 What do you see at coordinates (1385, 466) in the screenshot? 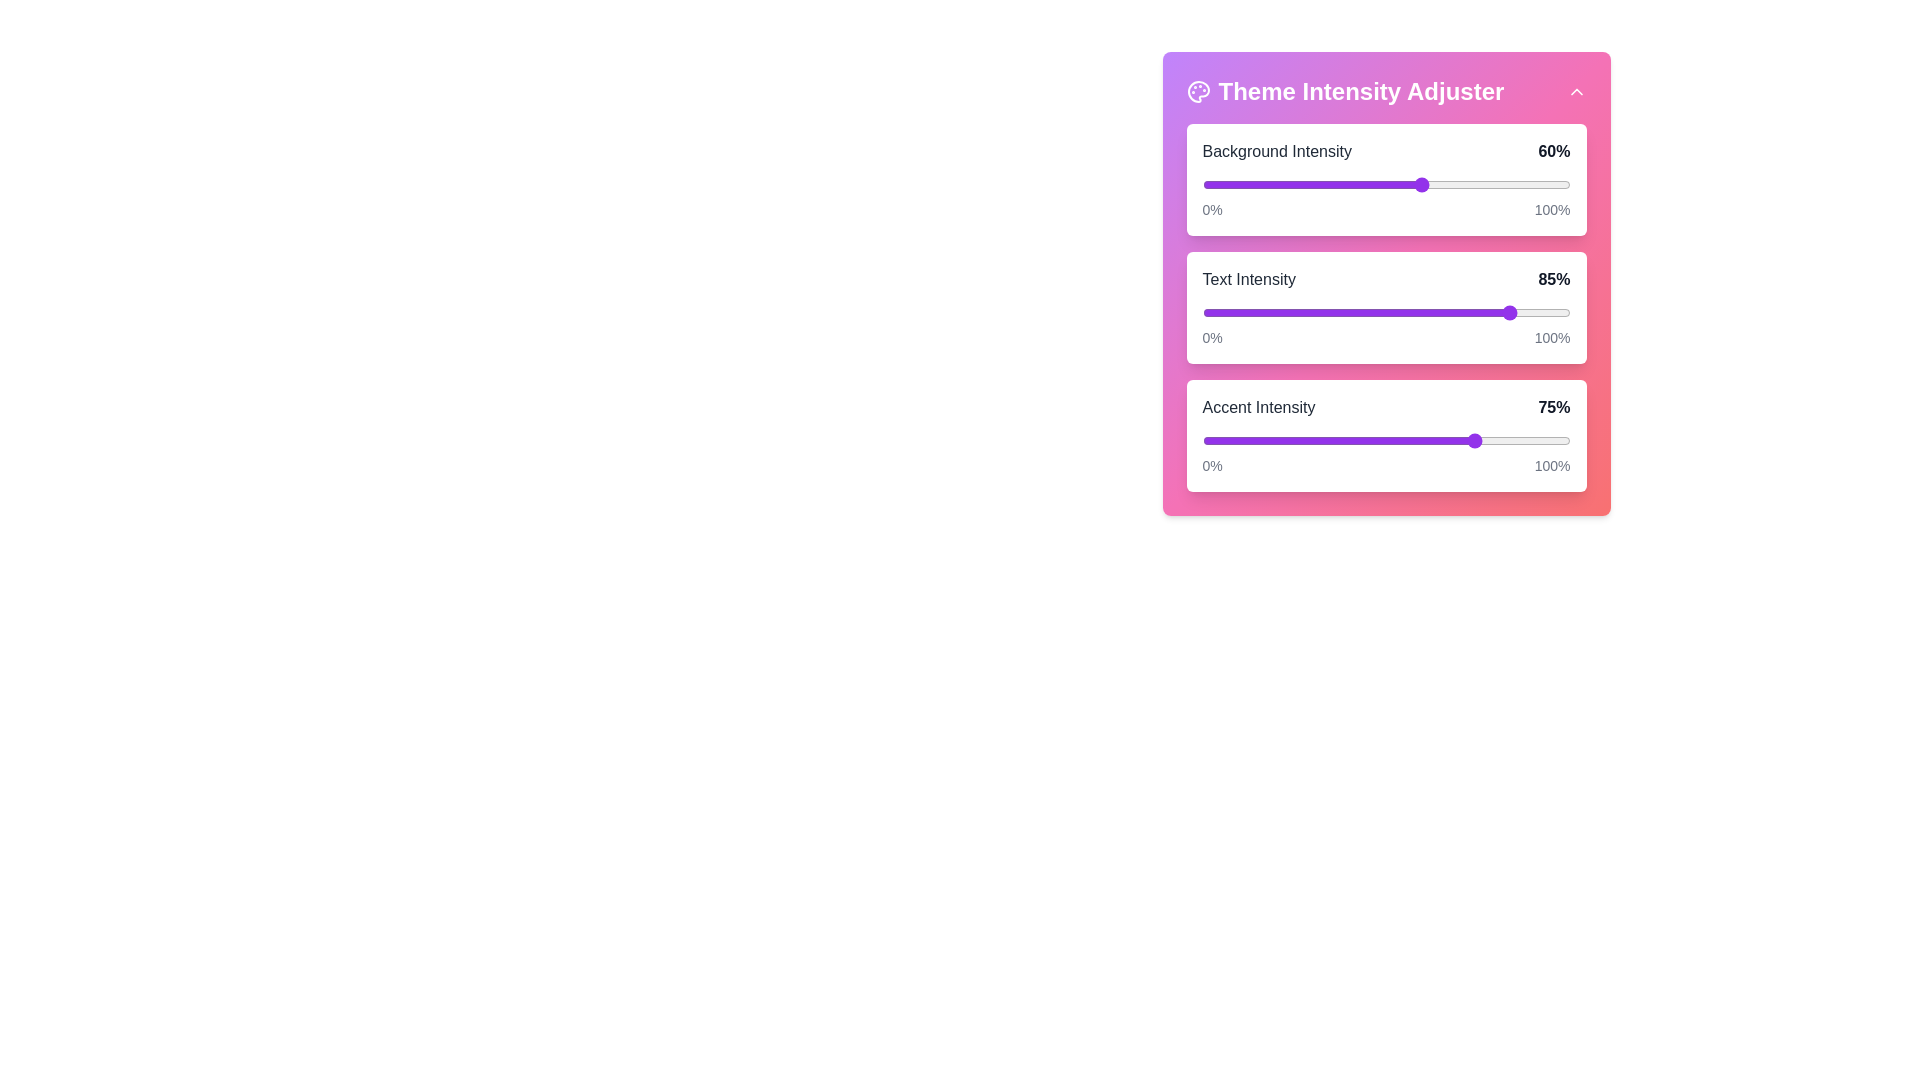
I see `the Label pair for range indicator element displaying '0%' on the left and '100%' on the right, which is positioned directly underneath the Accent Intensity slider` at bounding box center [1385, 466].